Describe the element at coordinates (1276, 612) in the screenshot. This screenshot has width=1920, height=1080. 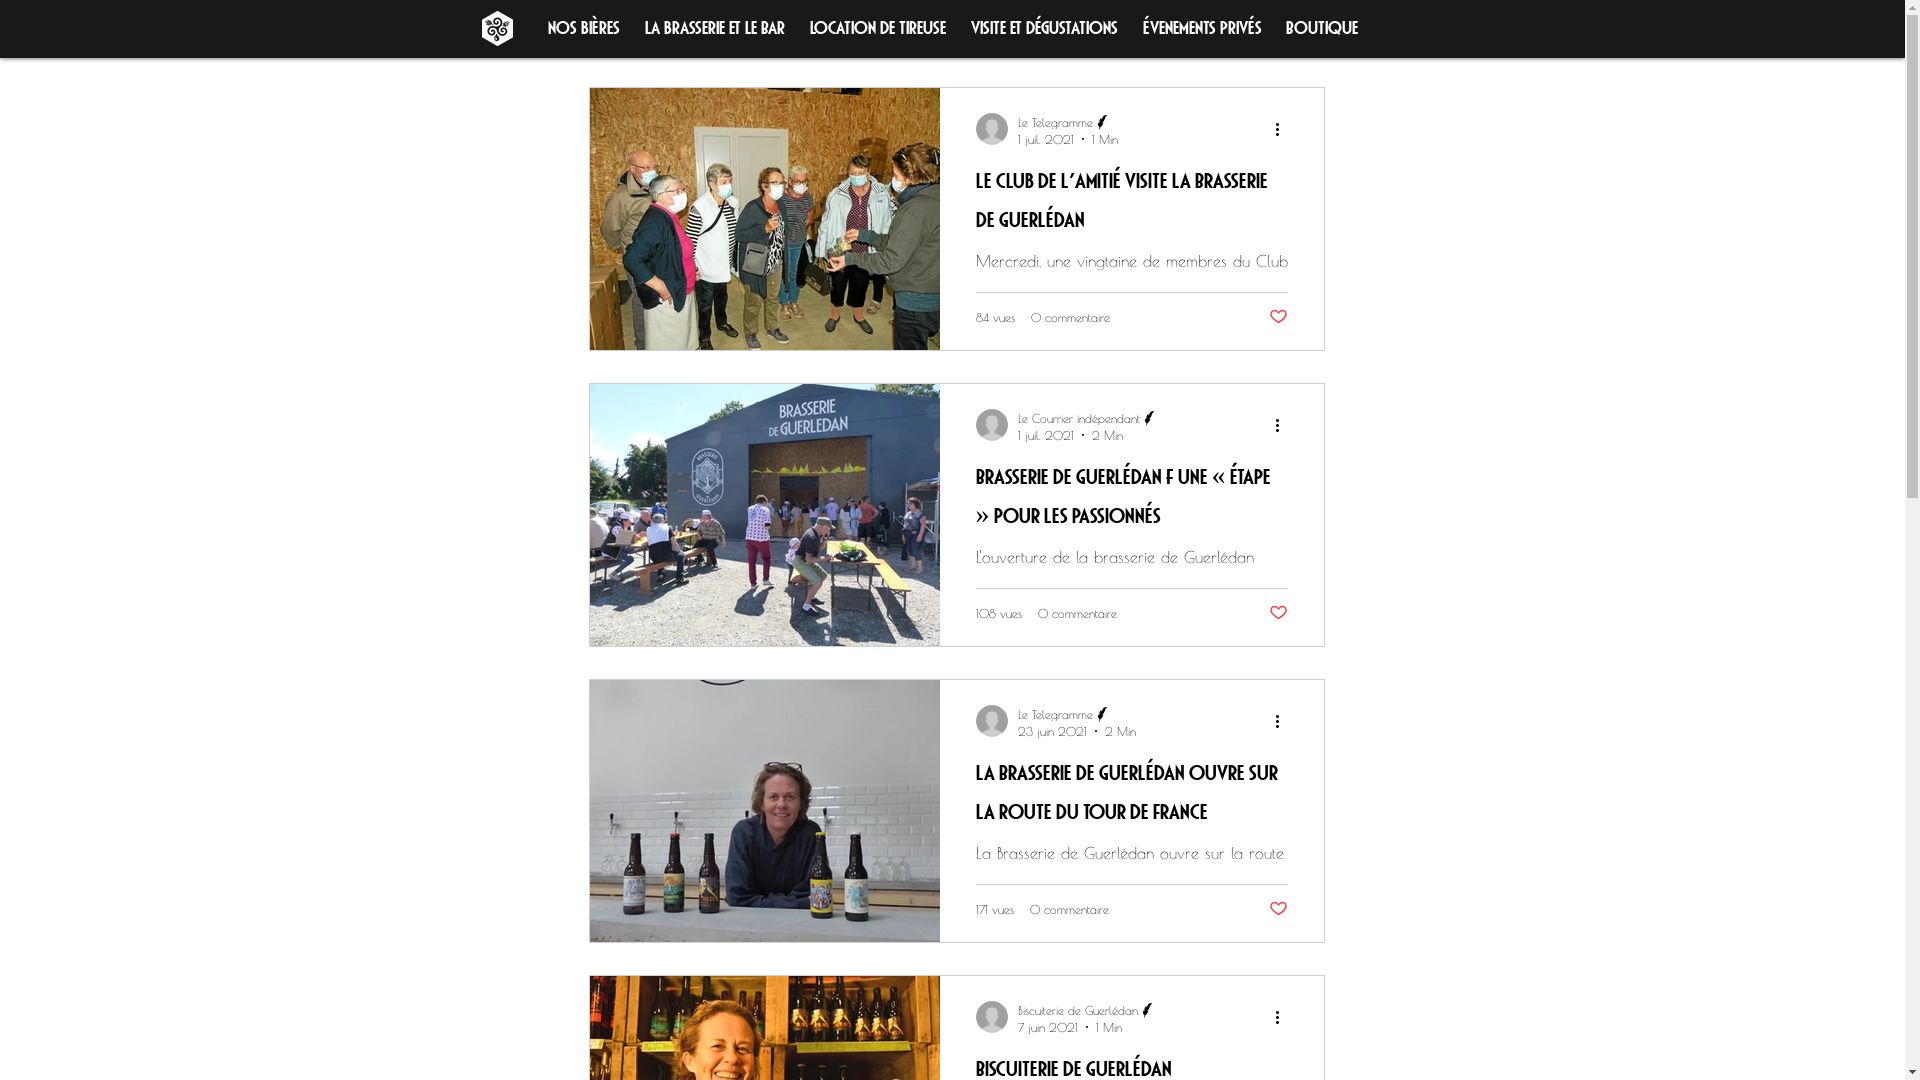
I see `'Vous n'aimez plus ce post'` at that location.